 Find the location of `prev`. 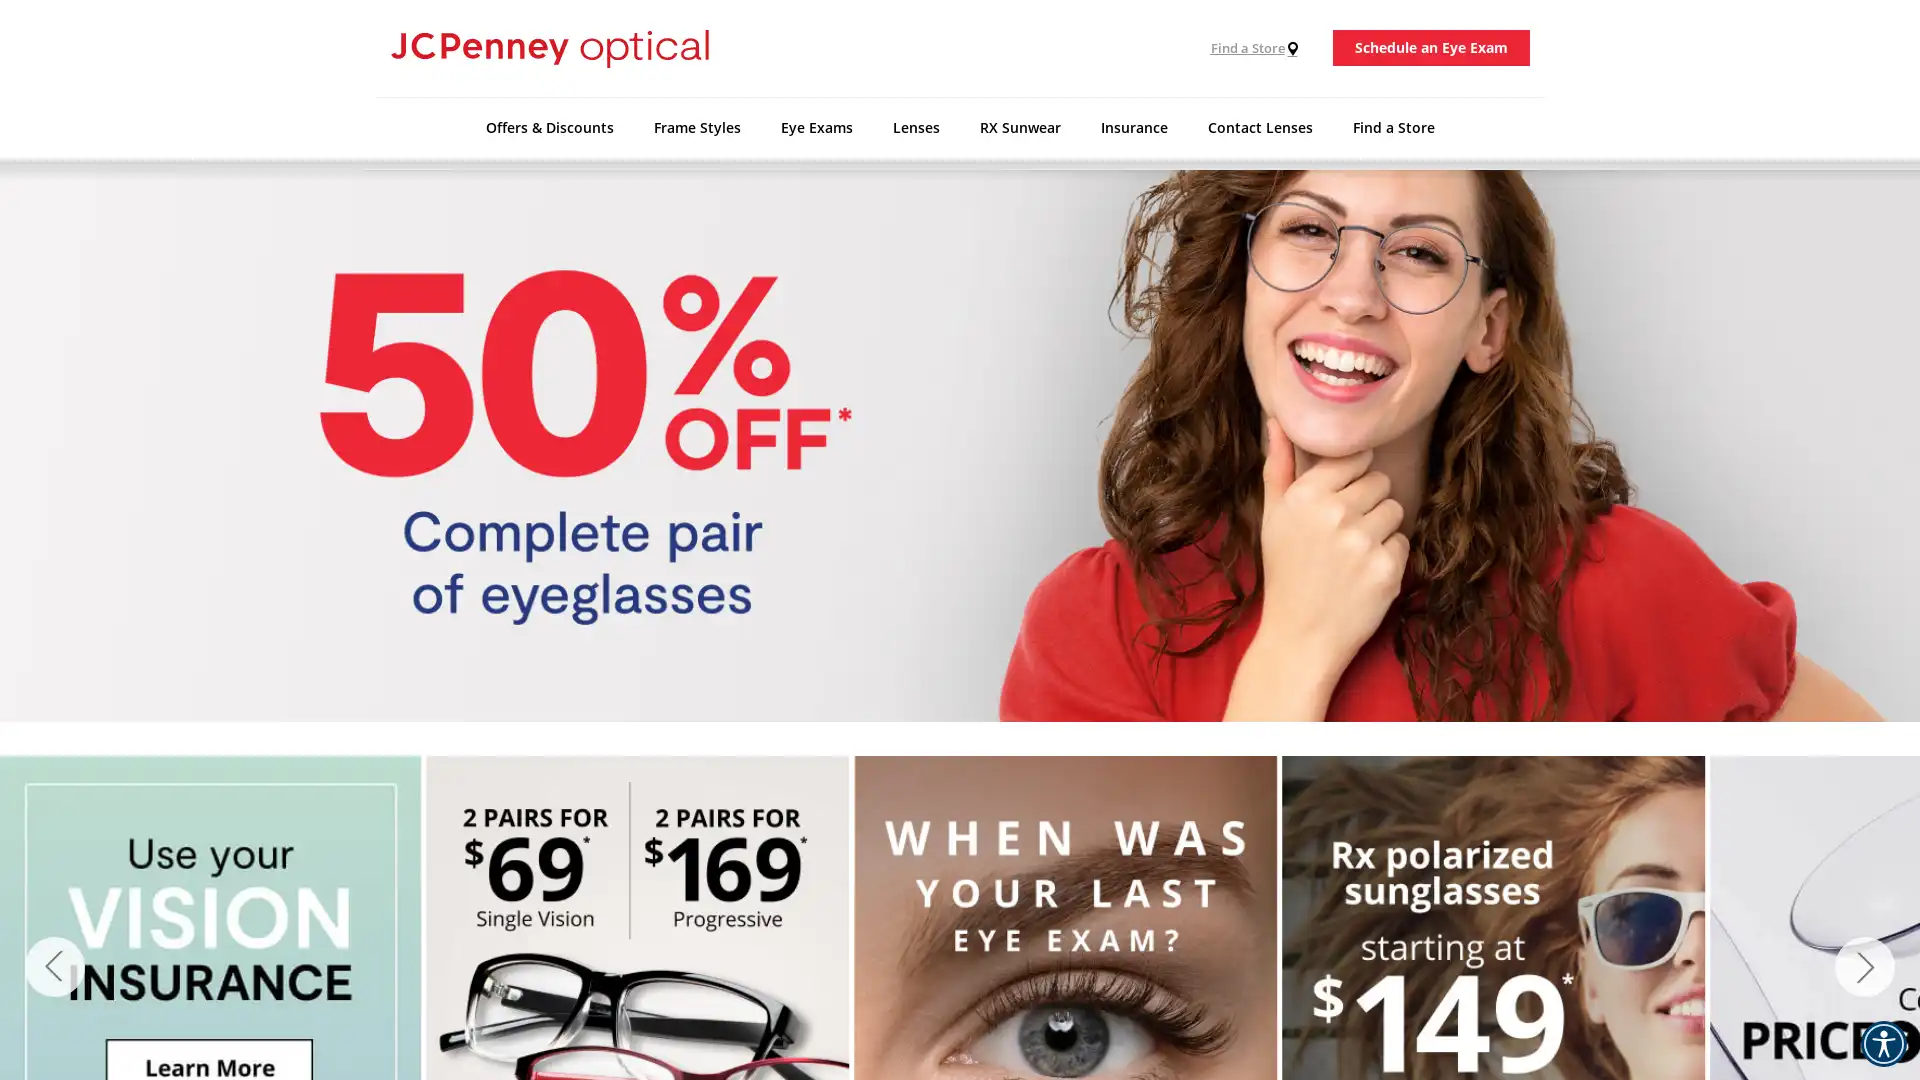

prev is located at coordinates (54, 966).